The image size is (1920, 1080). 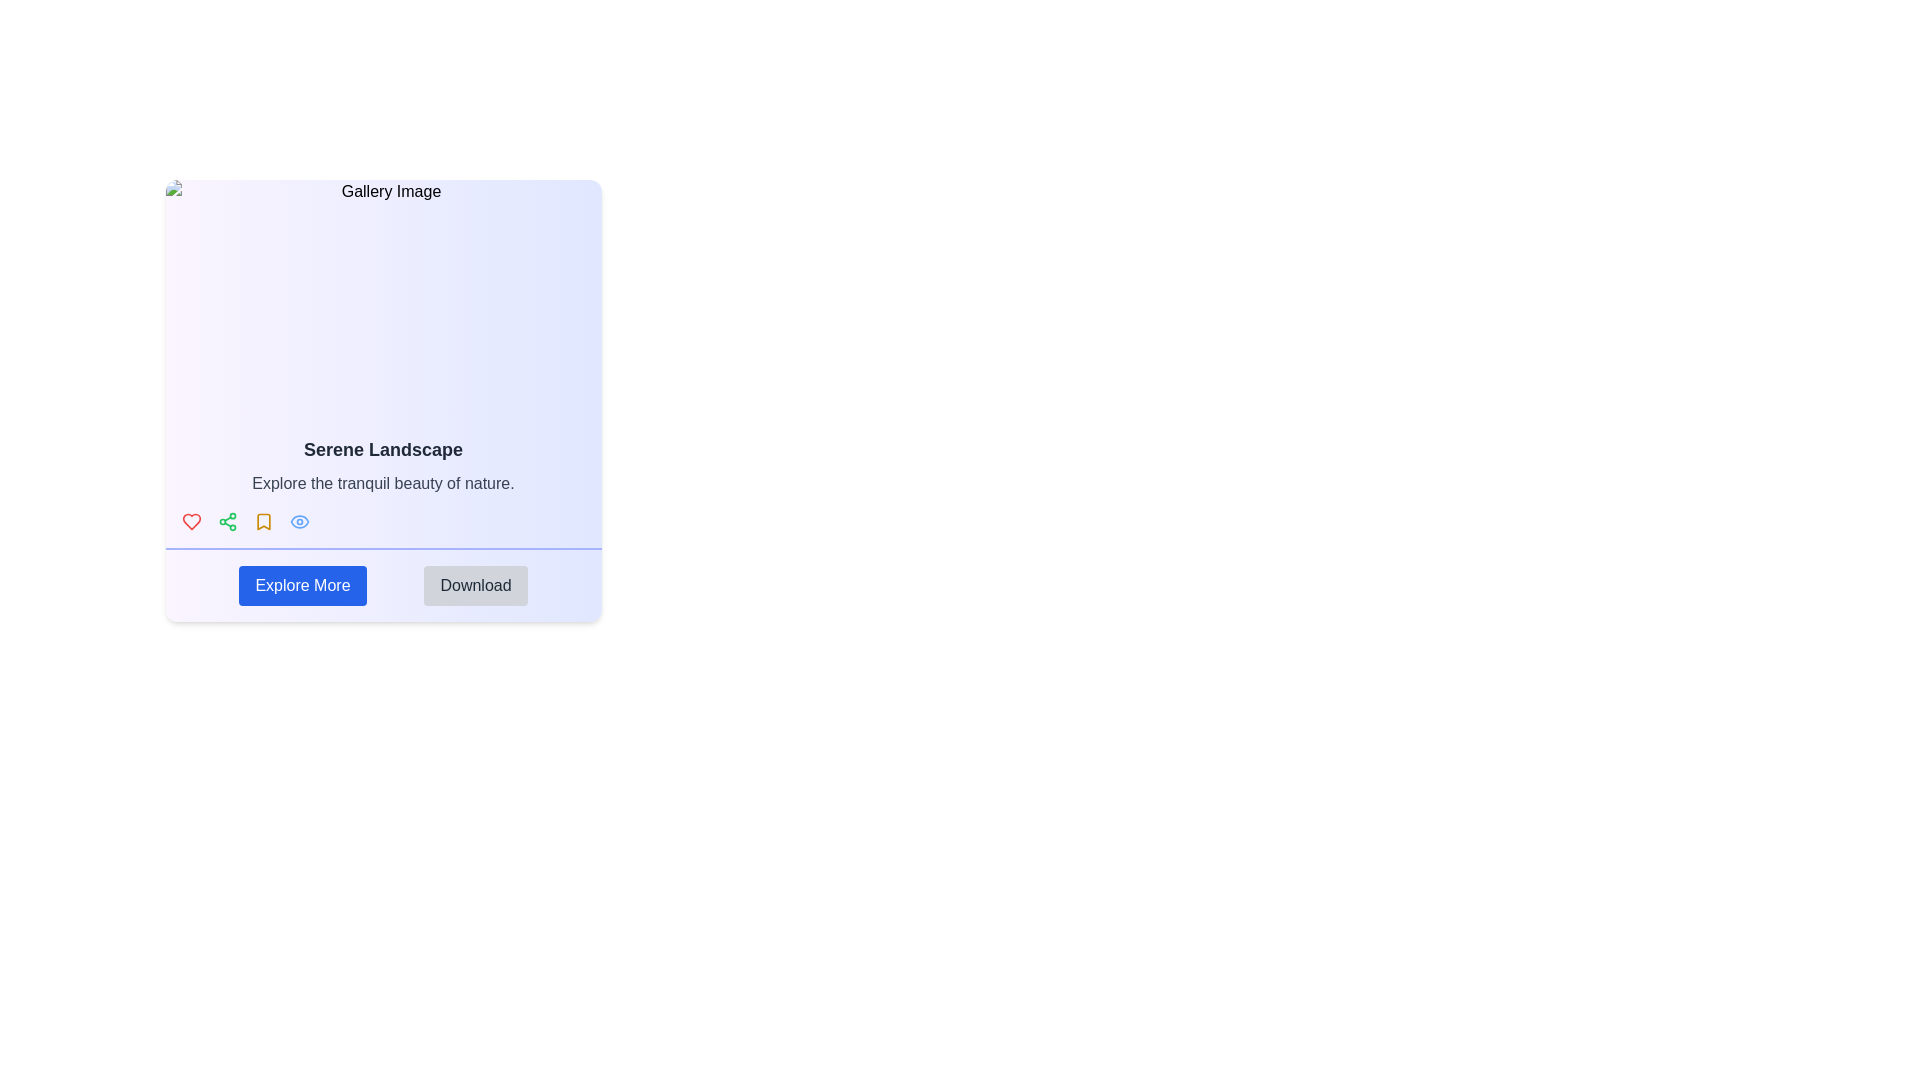 What do you see at coordinates (191, 520) in the screenshot?
I see `the heart icon located in the upper left section of the card layout to favorite or like the item` at bounding box center [191, 520].